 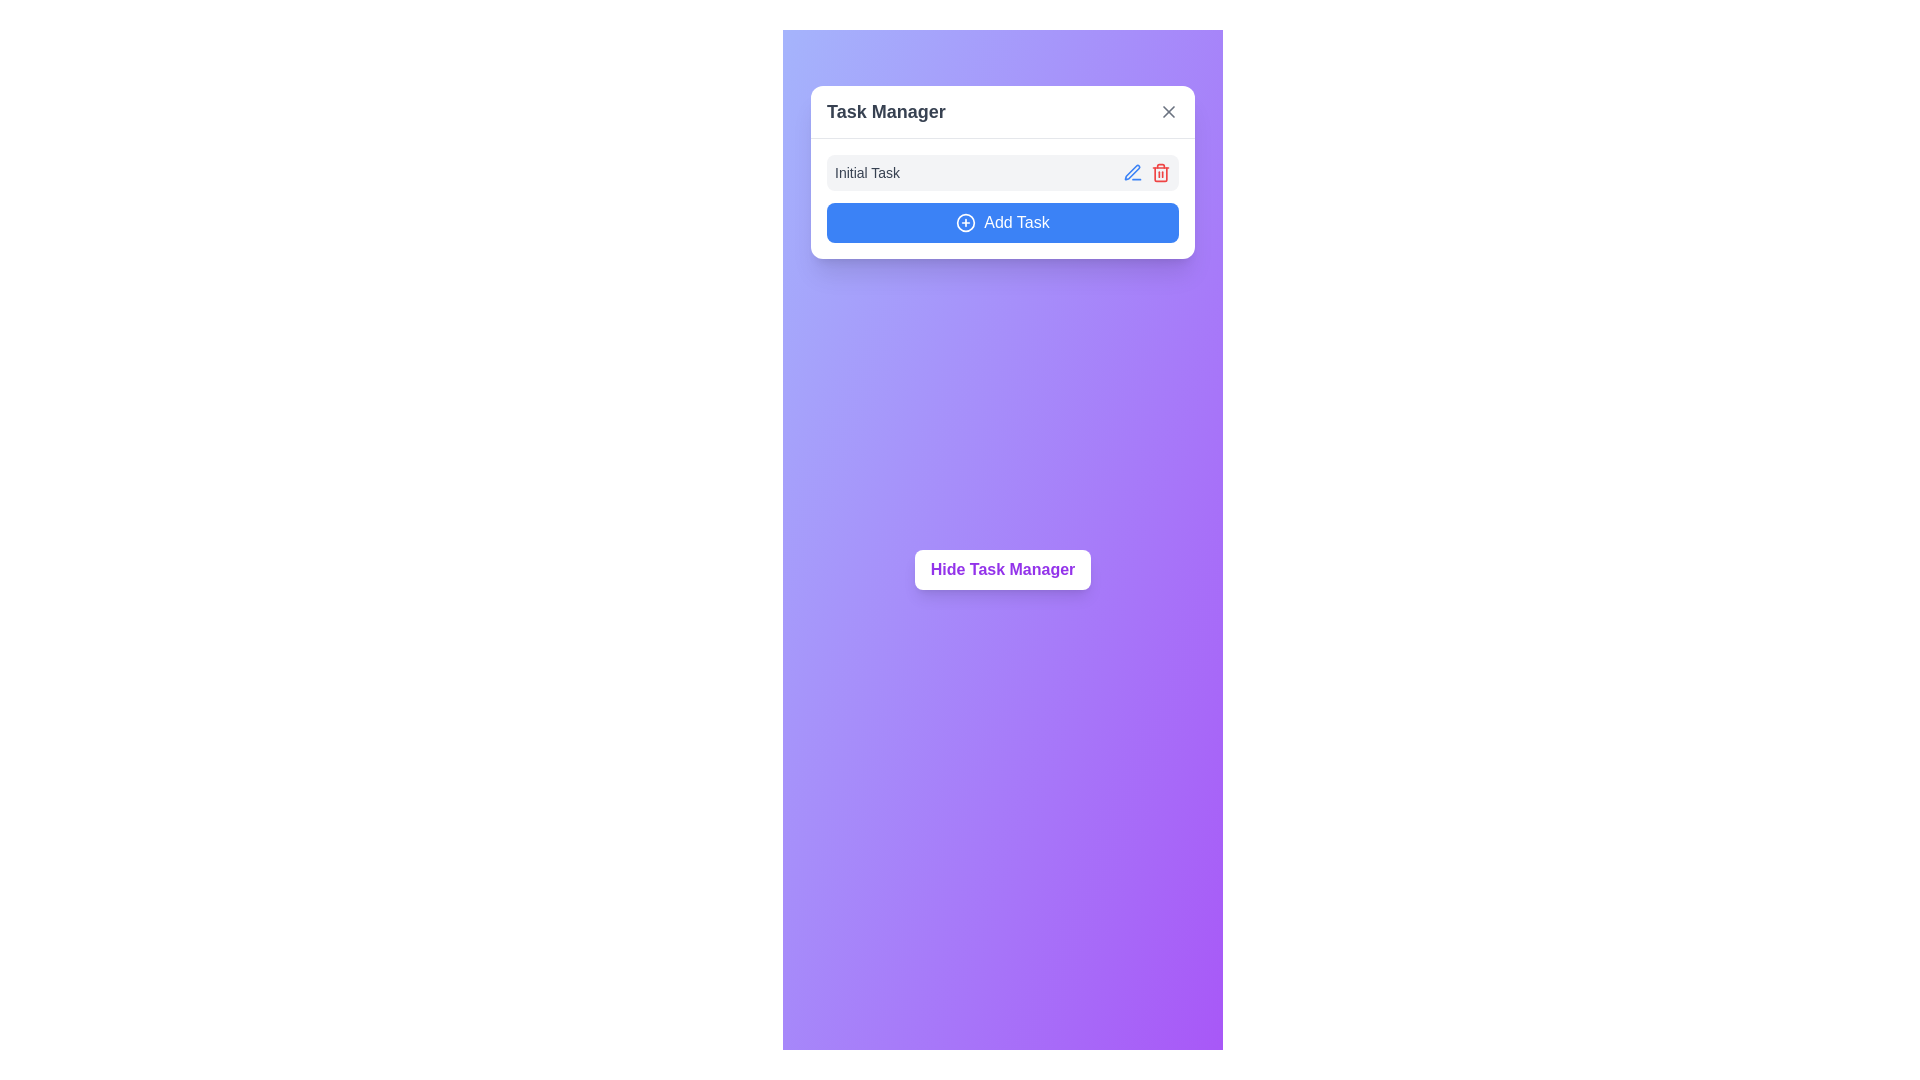 What do you see at coordinates (966, 223) in the screenshot?
I see `the icon representing the action of adding something, located to the left of the 'Add Task' text on the blue button in the center of the task manager interface` at bounding box center [966, 223].